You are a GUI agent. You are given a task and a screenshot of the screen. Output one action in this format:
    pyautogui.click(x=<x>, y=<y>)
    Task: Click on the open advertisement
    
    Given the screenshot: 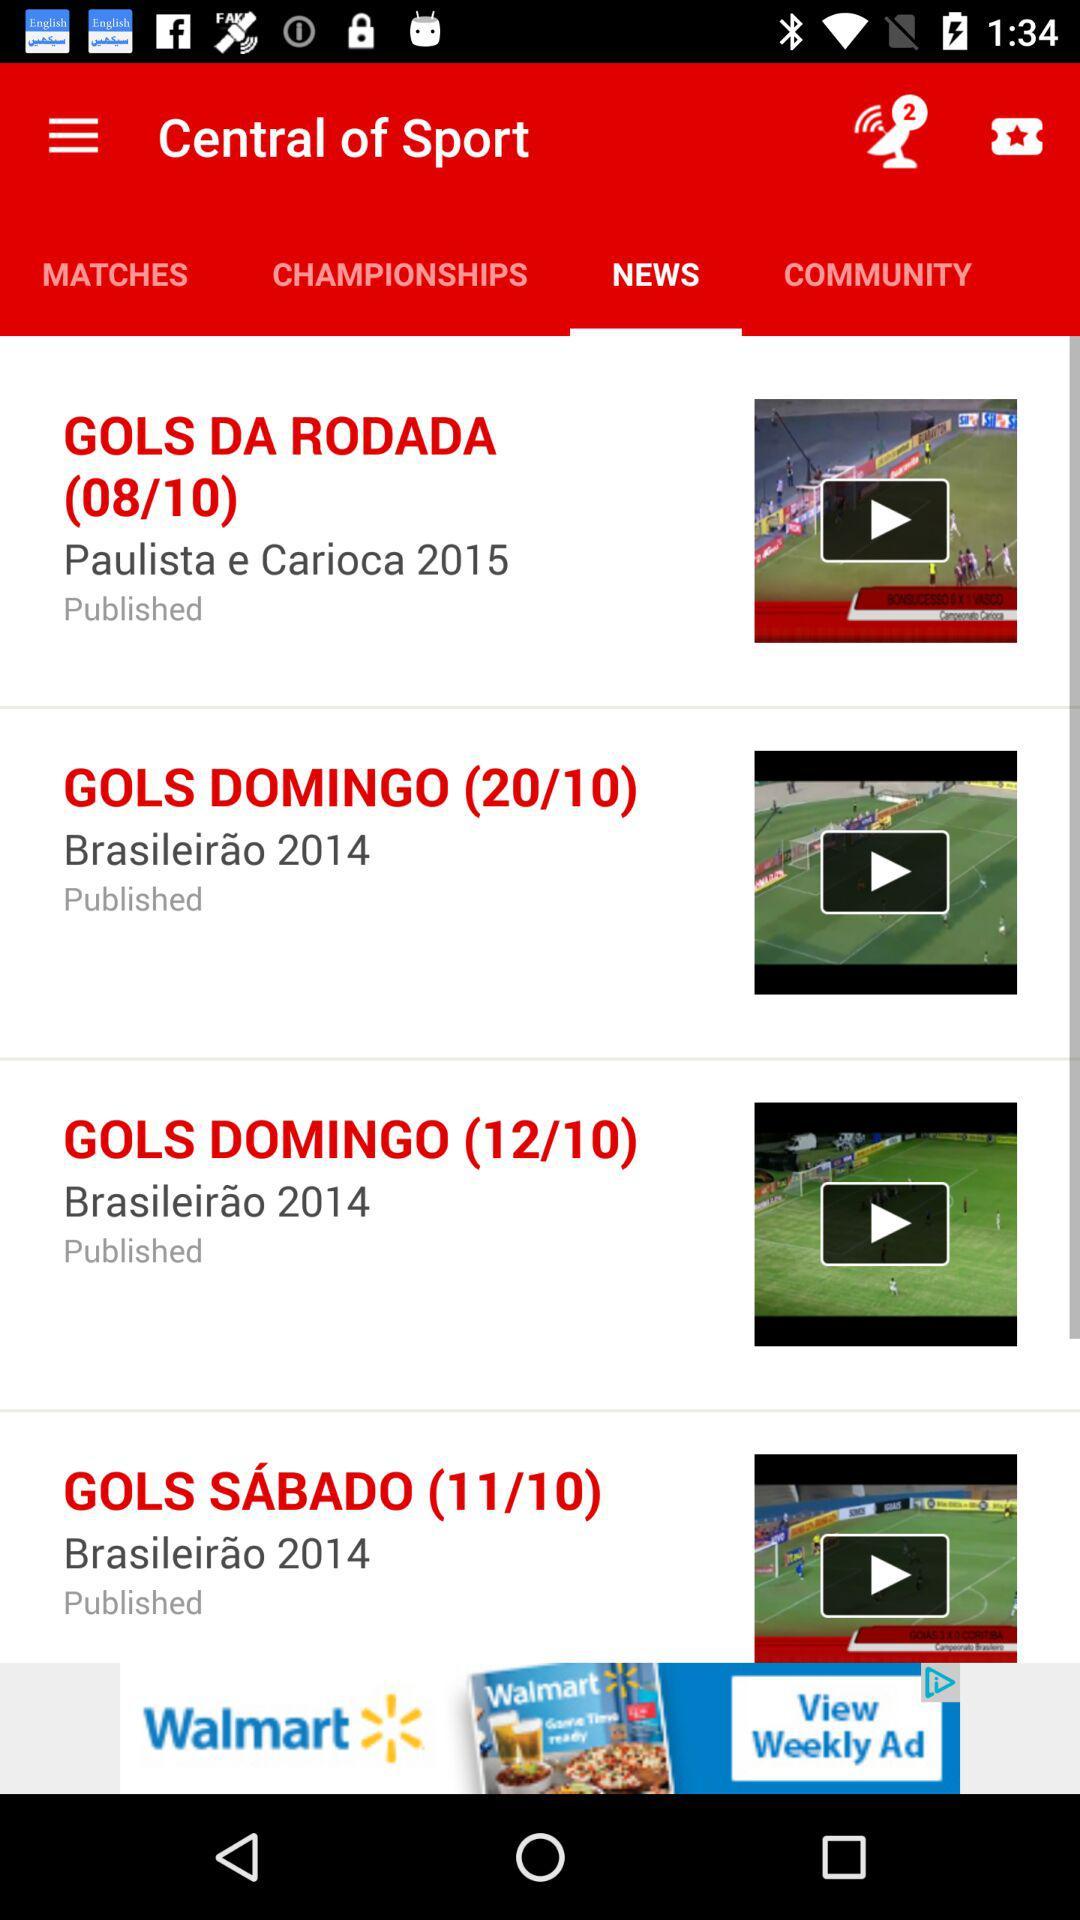 What is the action you would take?
    pyautogui.click(x=540, y=1727)
    